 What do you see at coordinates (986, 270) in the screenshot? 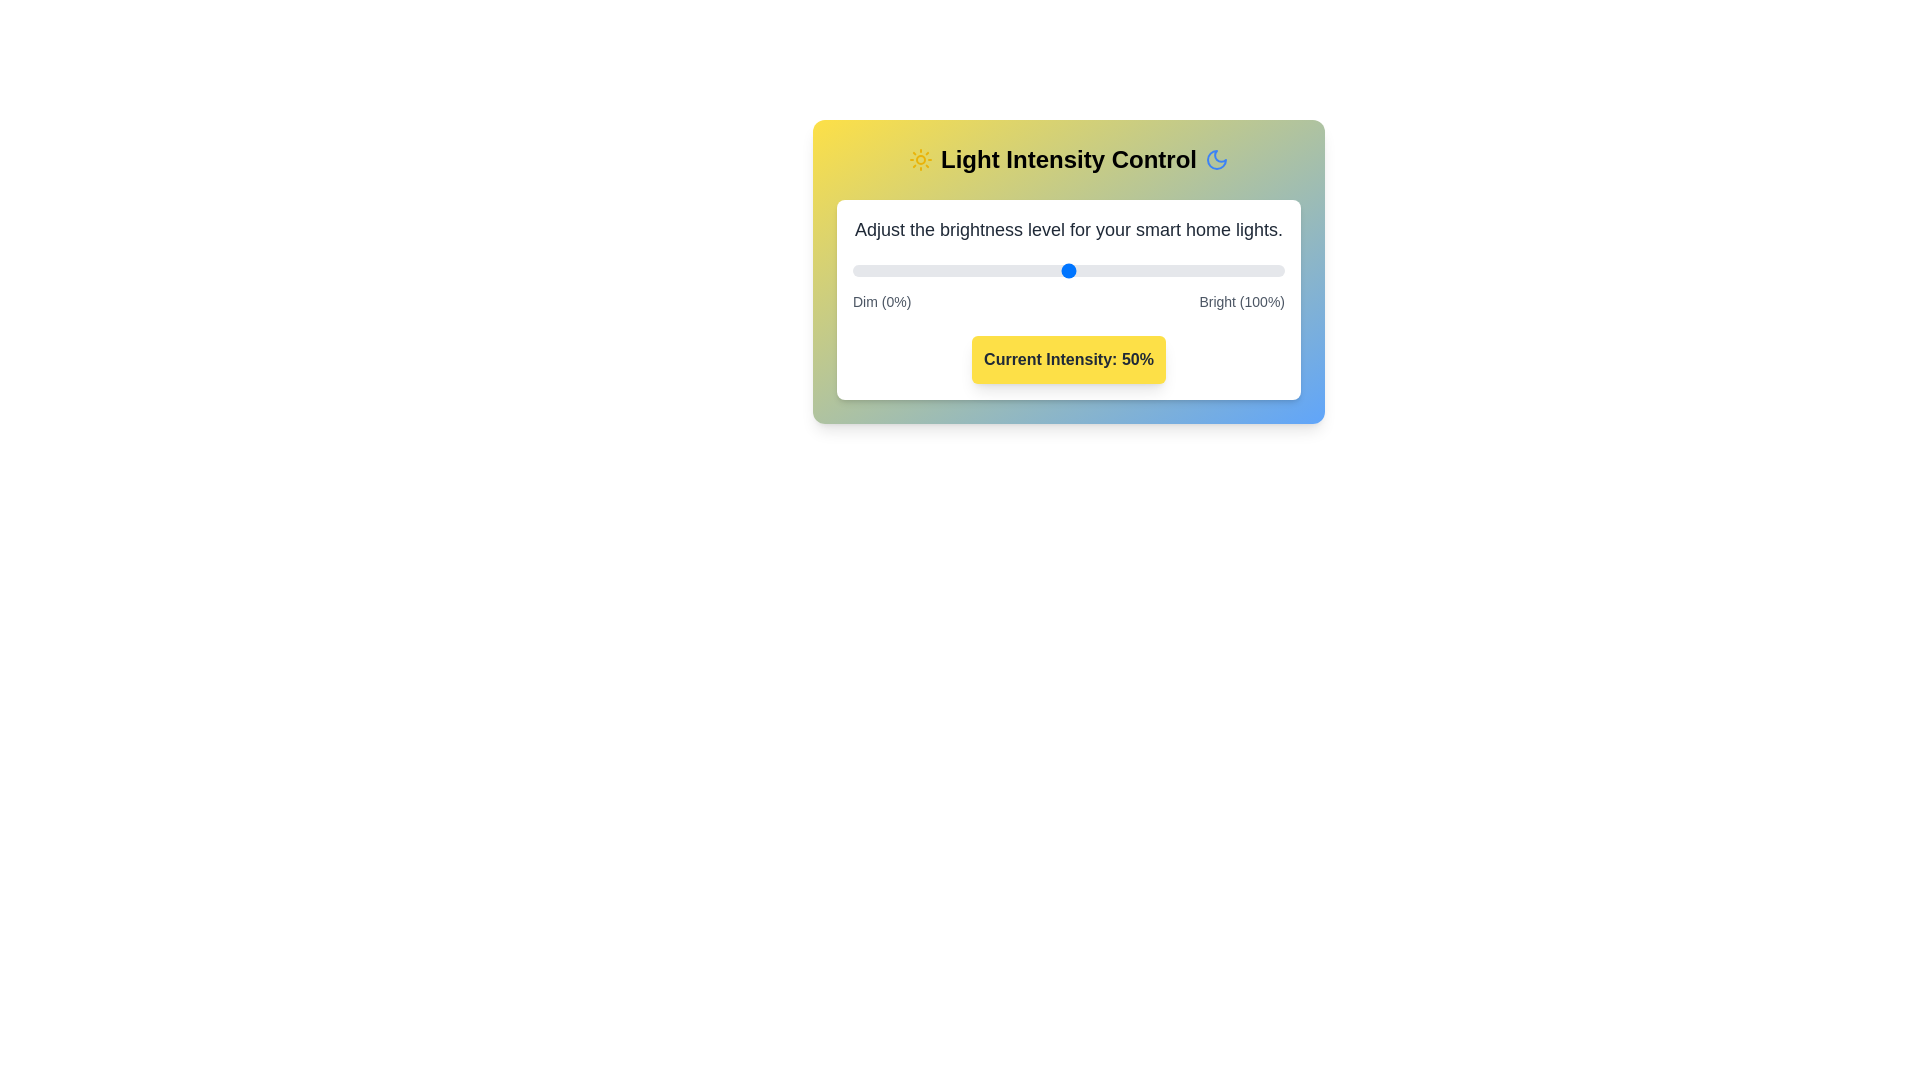
I see `the light intensity to 31% by dragging the slider` at bounding box center [986, 270].